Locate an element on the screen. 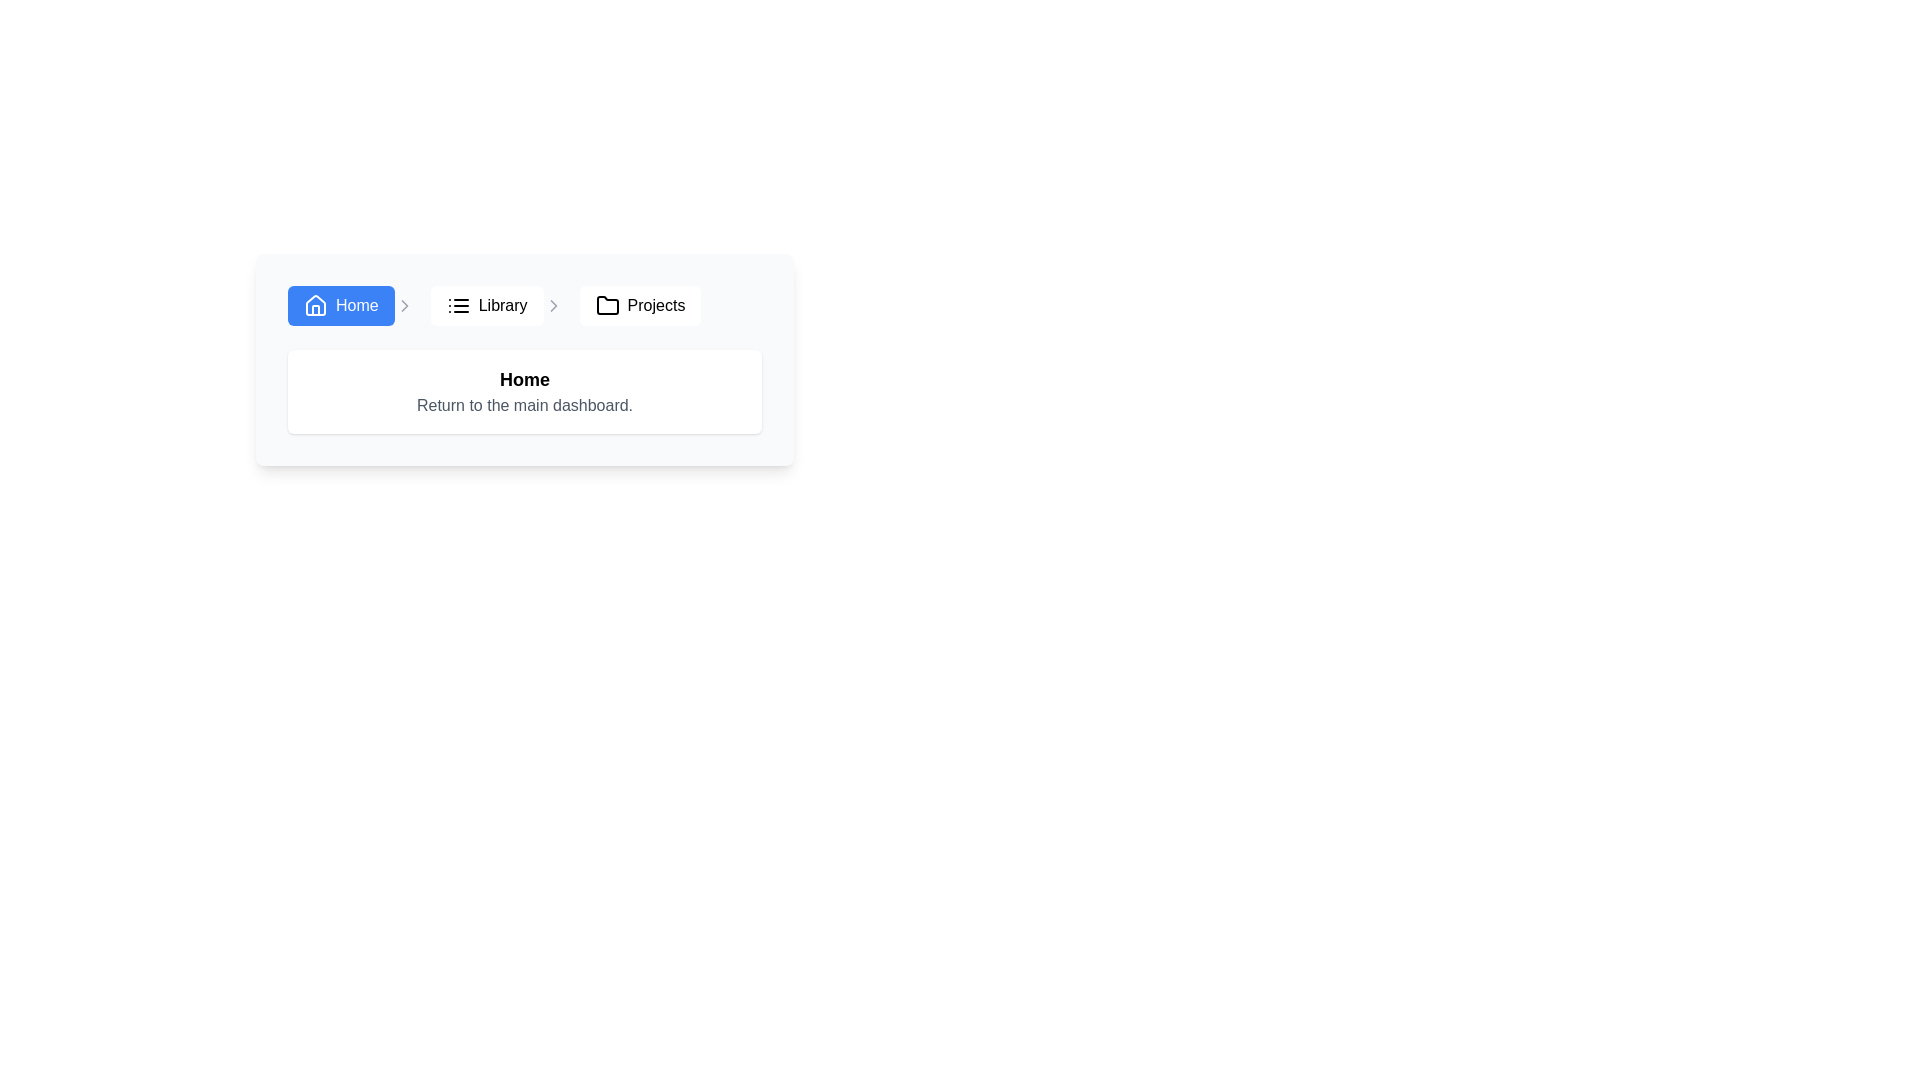  the 'Projects' section of the breadcrumb navigation is located at coordinates (656, 305).